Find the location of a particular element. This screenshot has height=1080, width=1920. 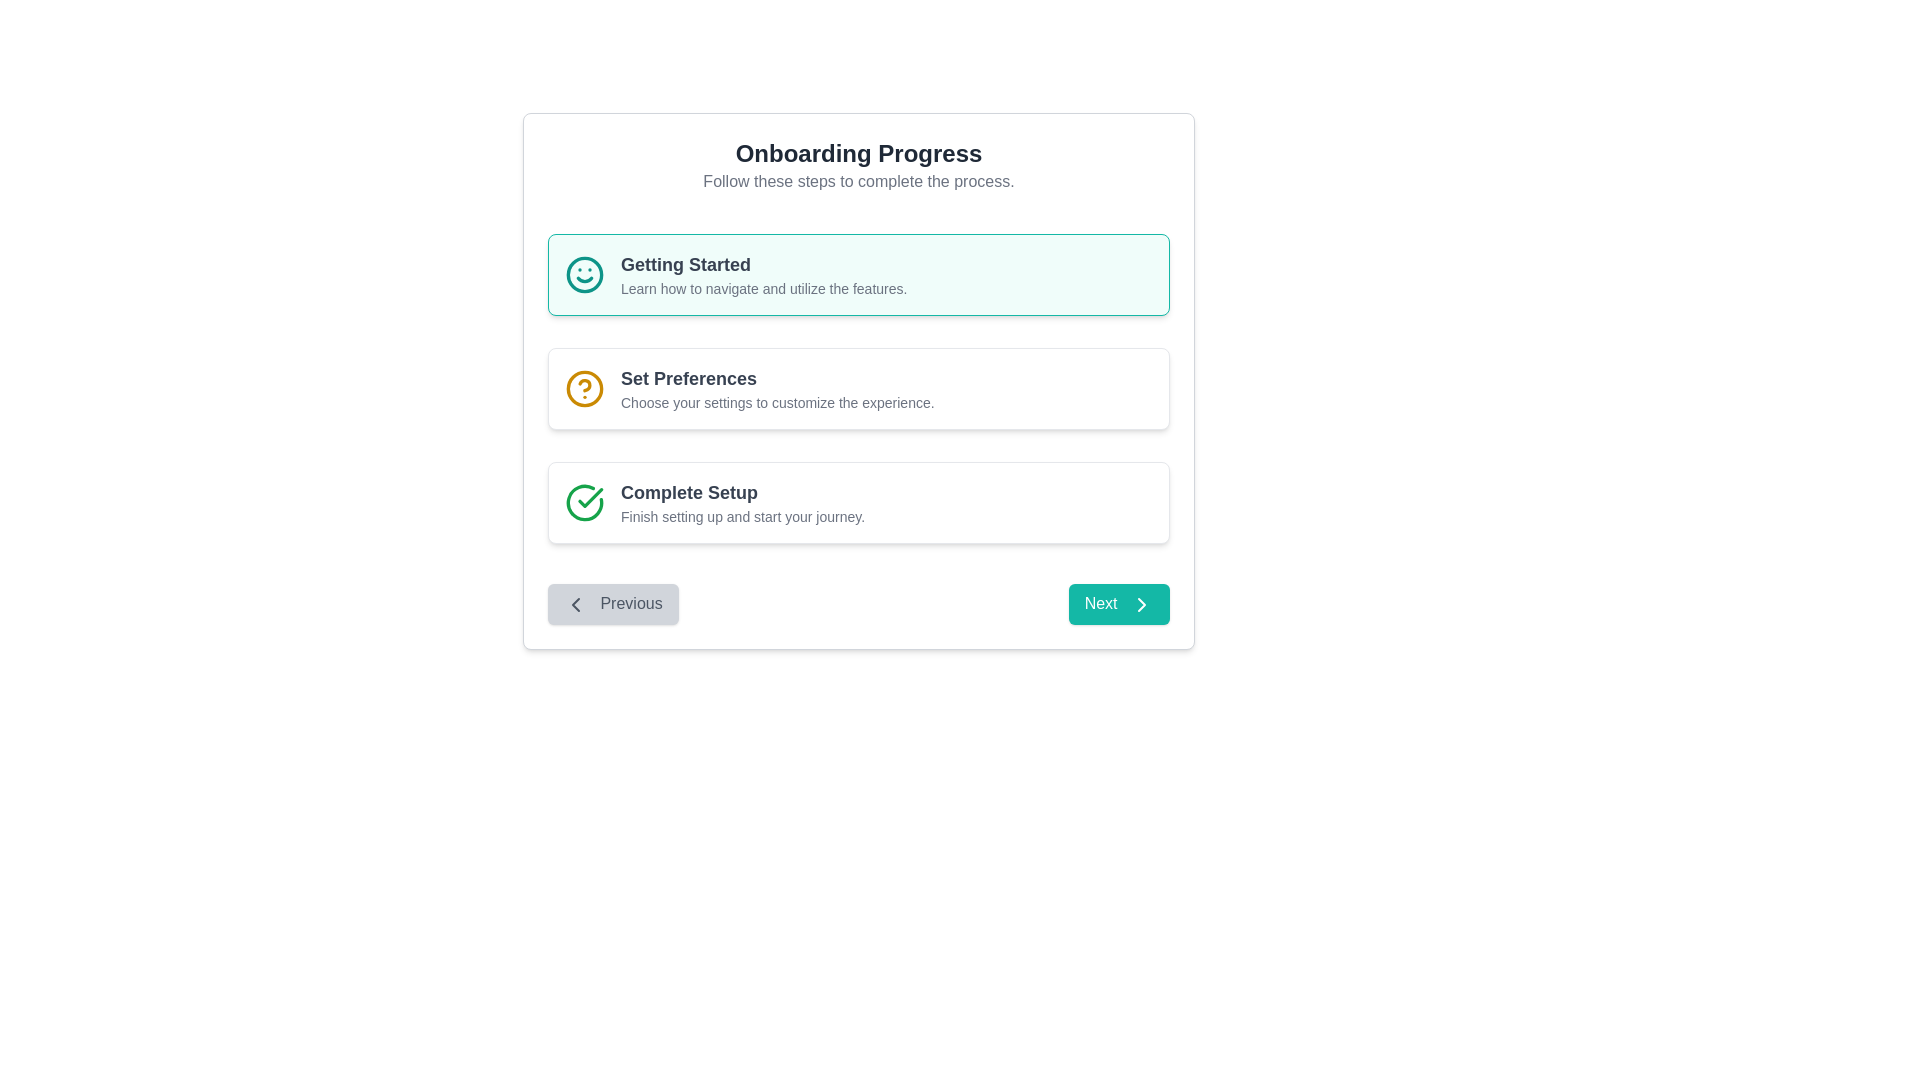

the Step Indicator Panel, which displays progress steps for onboarding including sections titled 'Getting Started,' 'Set Preferences,' and 'Complete Setup' is located at coordinates (859, 389).